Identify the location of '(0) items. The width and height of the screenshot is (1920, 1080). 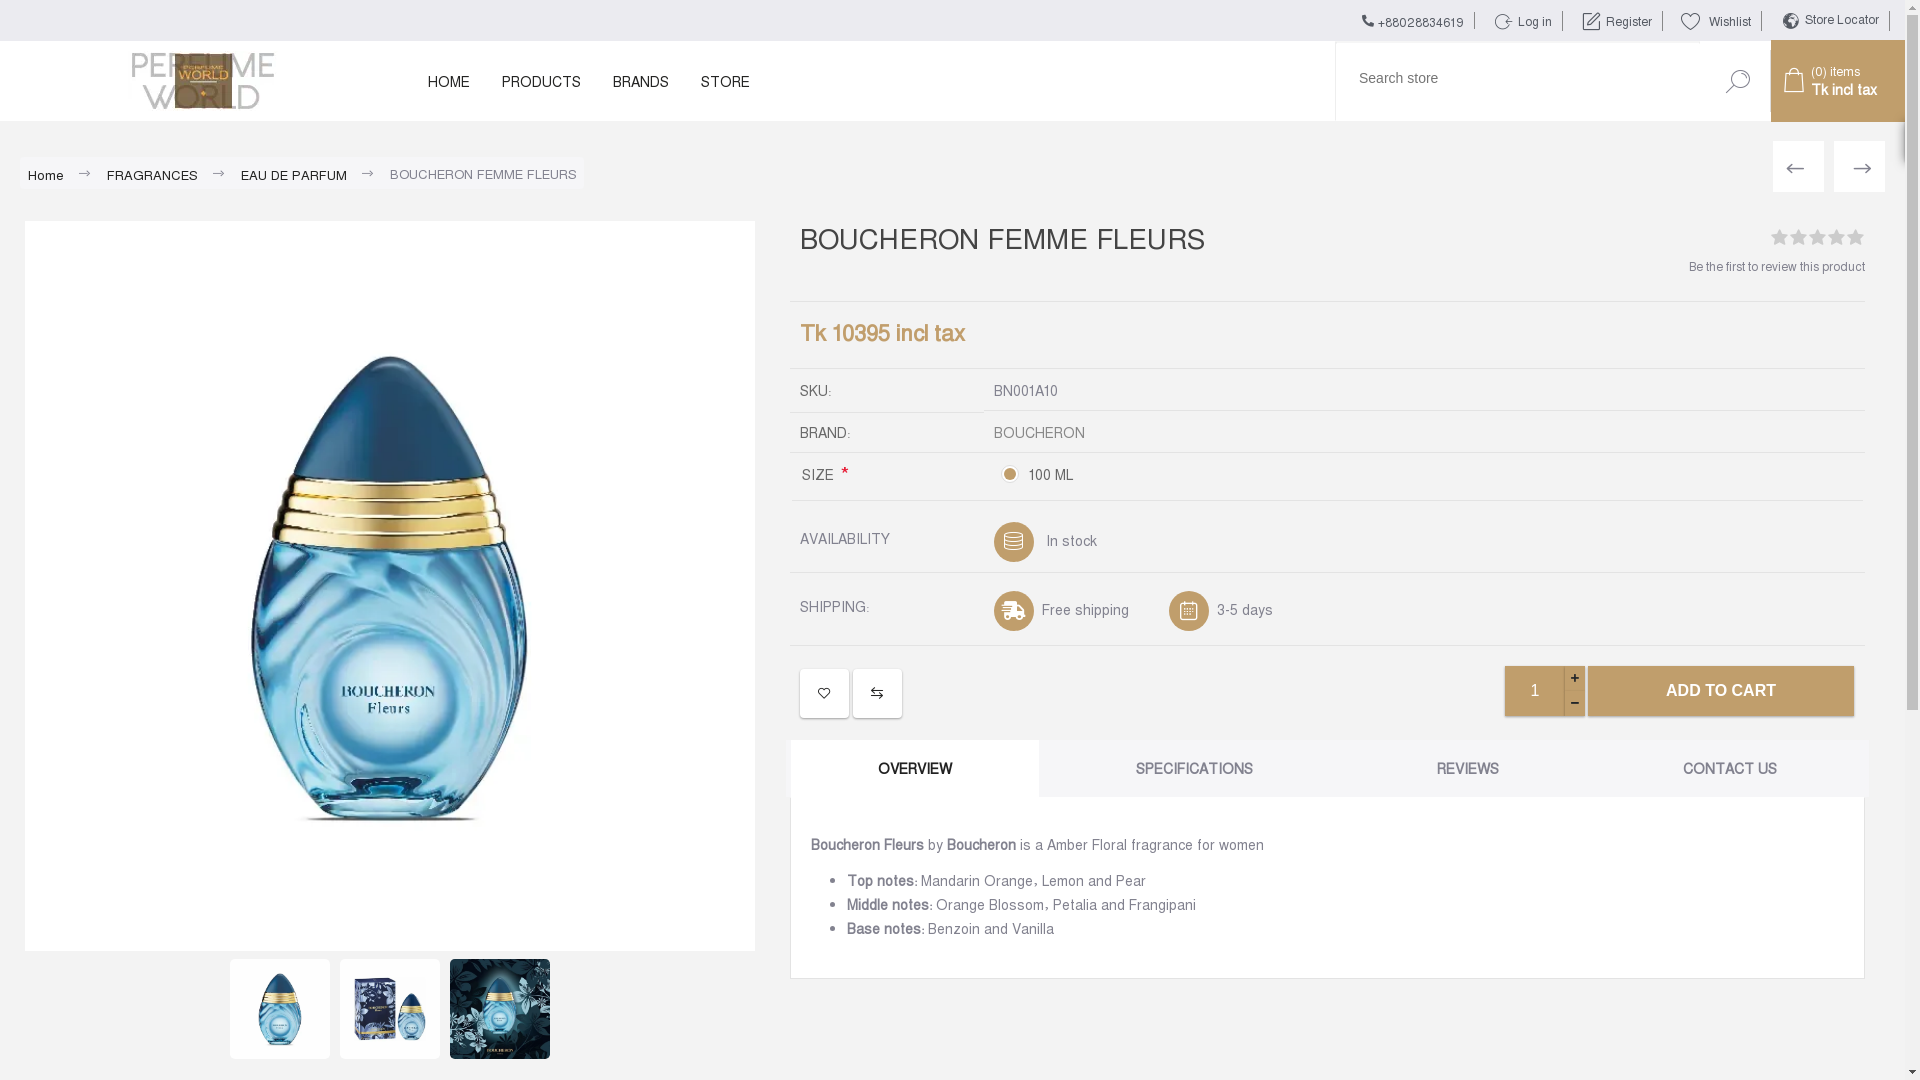
(1784, 80).